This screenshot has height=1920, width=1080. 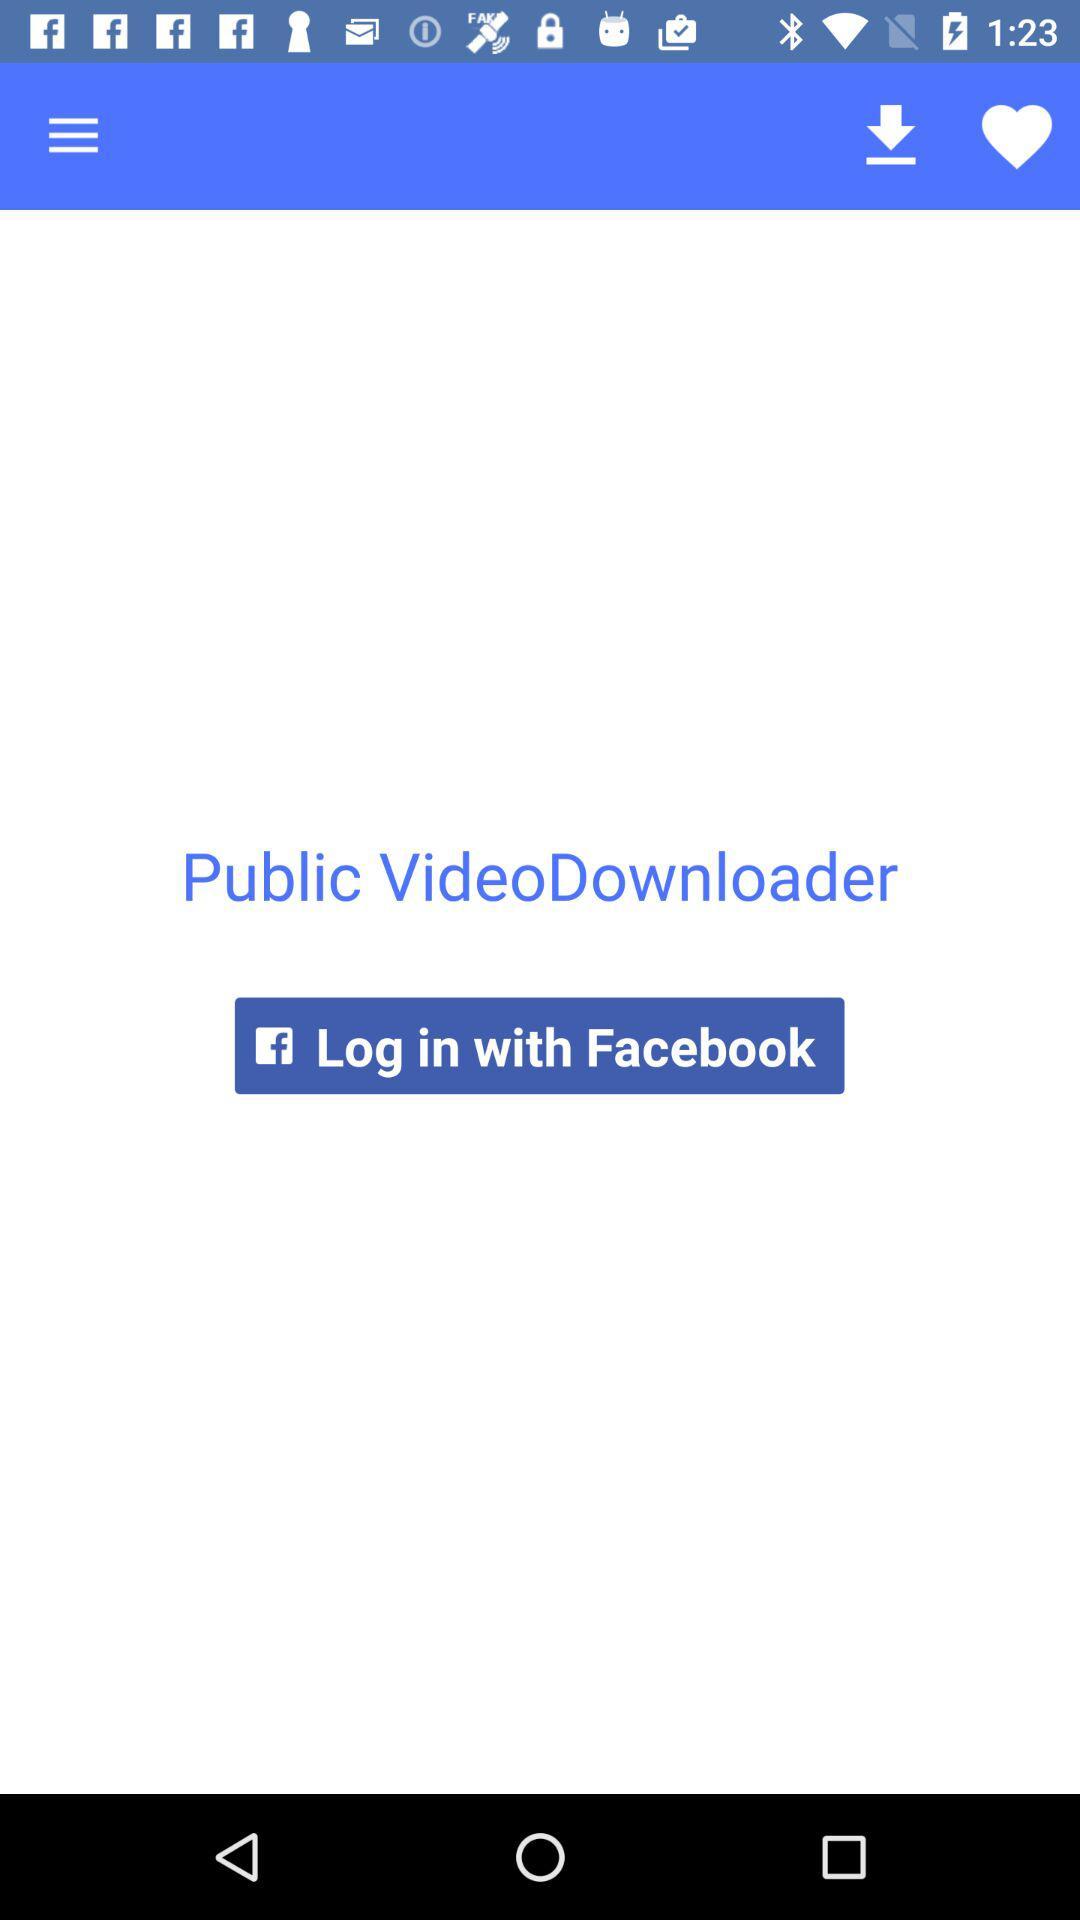 What do you see at coordinates (72, 135) in the screenshot?
I see `the icon above public videodownloader` at bounding box center [72, 135].